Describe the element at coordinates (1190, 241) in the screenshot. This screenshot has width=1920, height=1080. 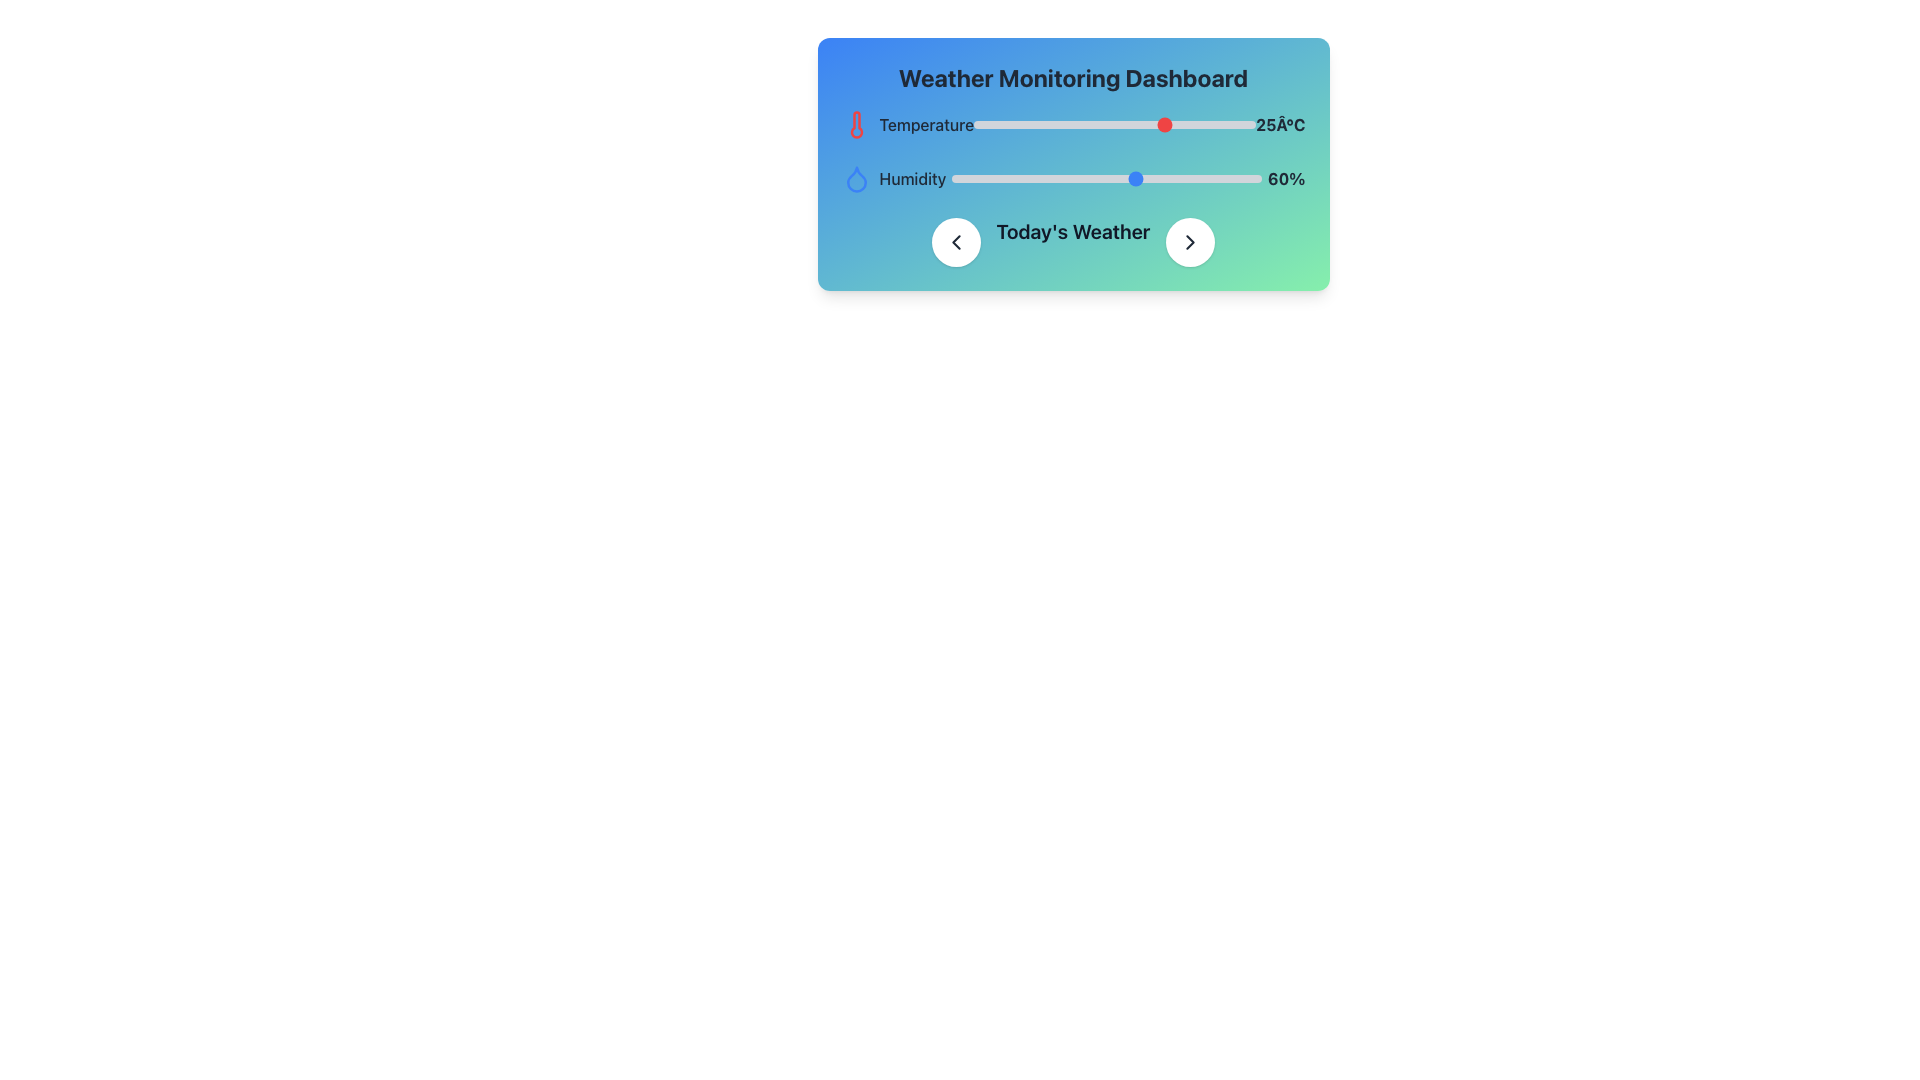
I see `the right chevron icon located centrally within the circular button at the bottom-right part of the dashboard card` at that location.